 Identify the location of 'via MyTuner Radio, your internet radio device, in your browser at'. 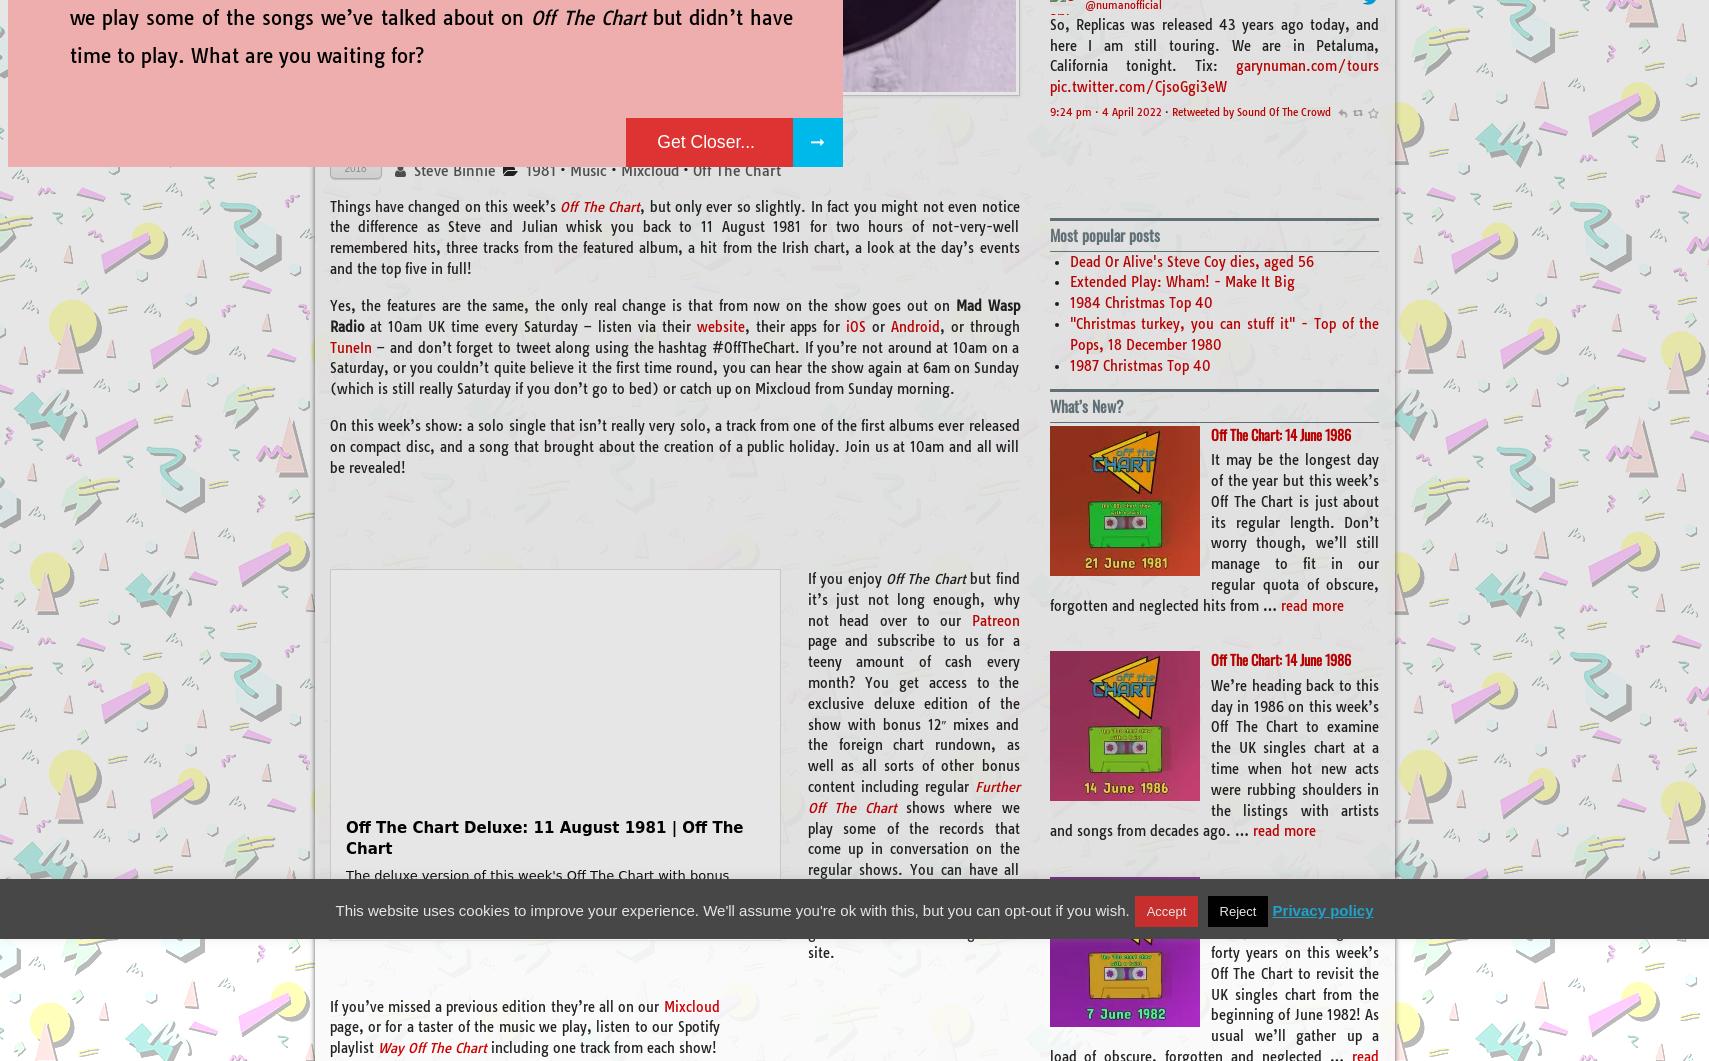
(1214, 82).